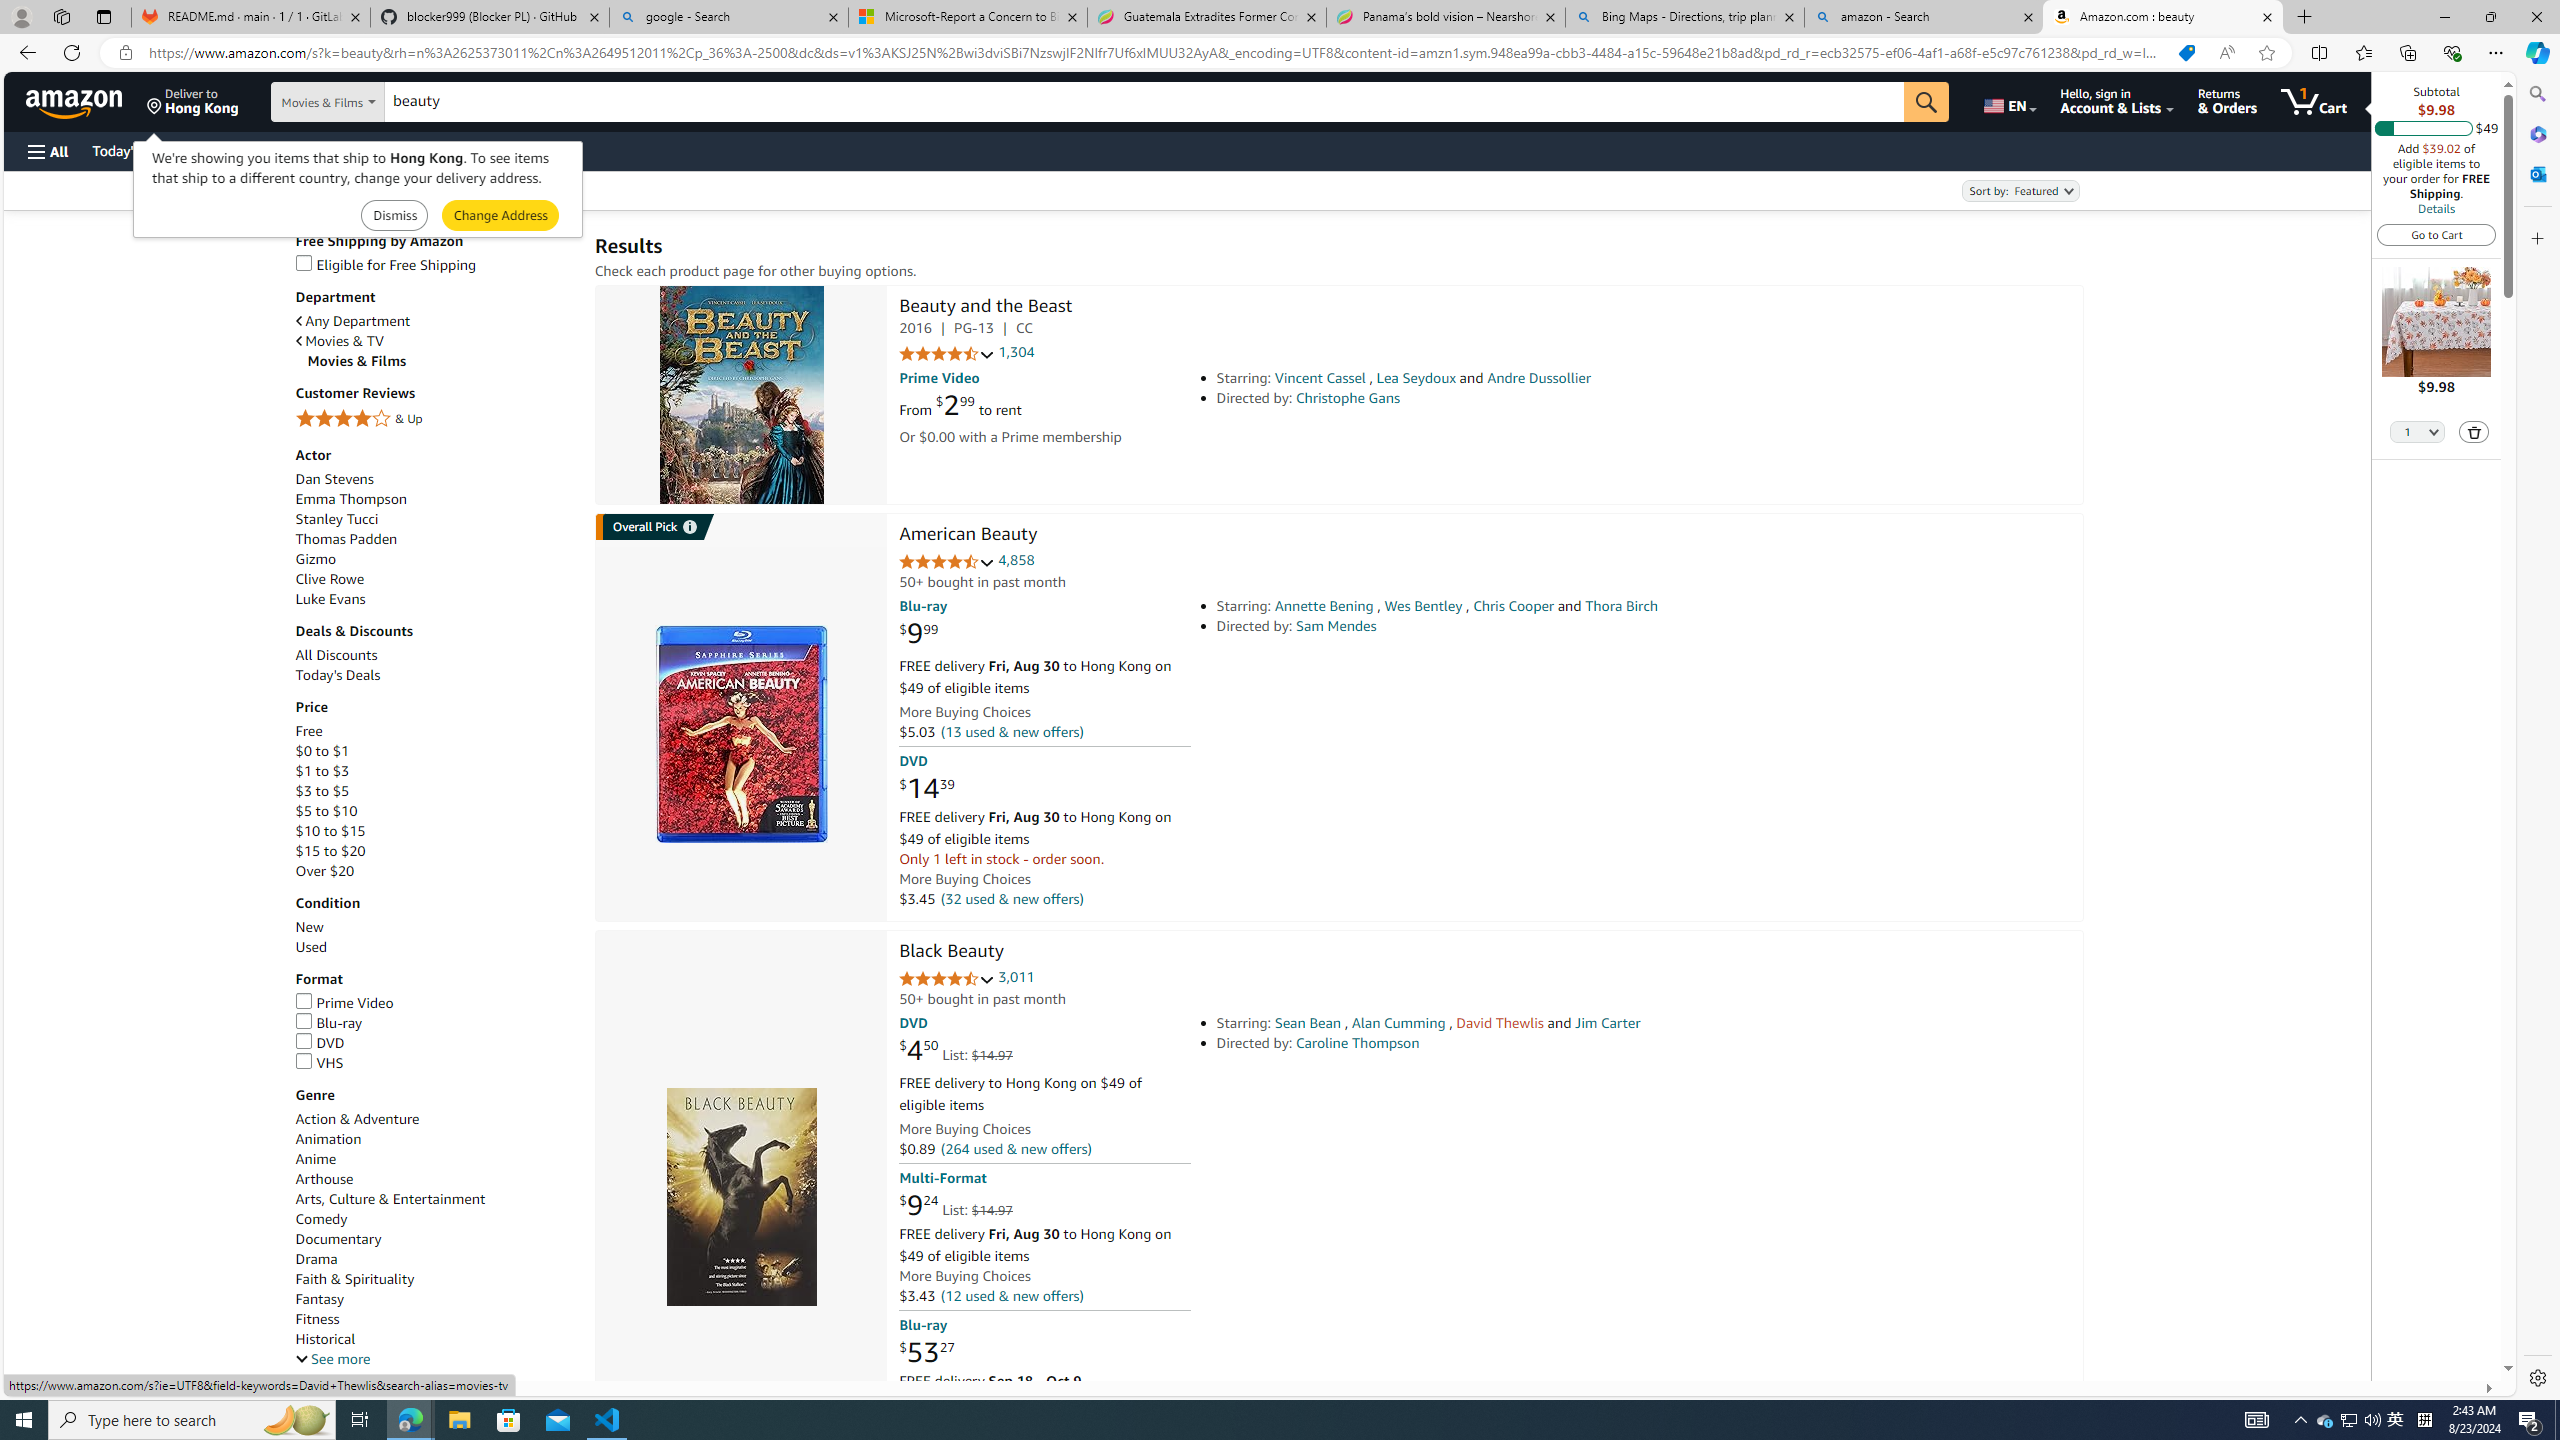 This screenshot has height=1440, width=2560. Describe the element at coordinates (435, 1318) in the screenshot. I see `'Fitness'` at that location.